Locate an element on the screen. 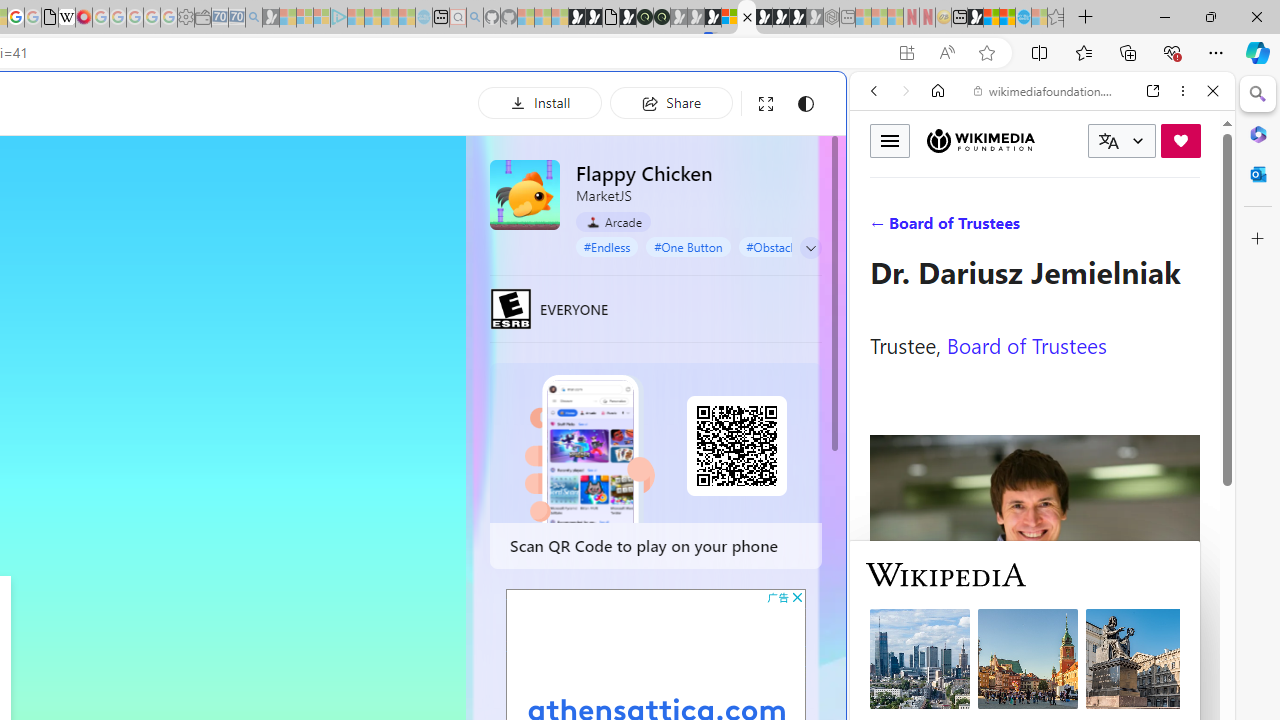 The image size is (1280, 720). 'Forward' is located at coordinates (905, 91).